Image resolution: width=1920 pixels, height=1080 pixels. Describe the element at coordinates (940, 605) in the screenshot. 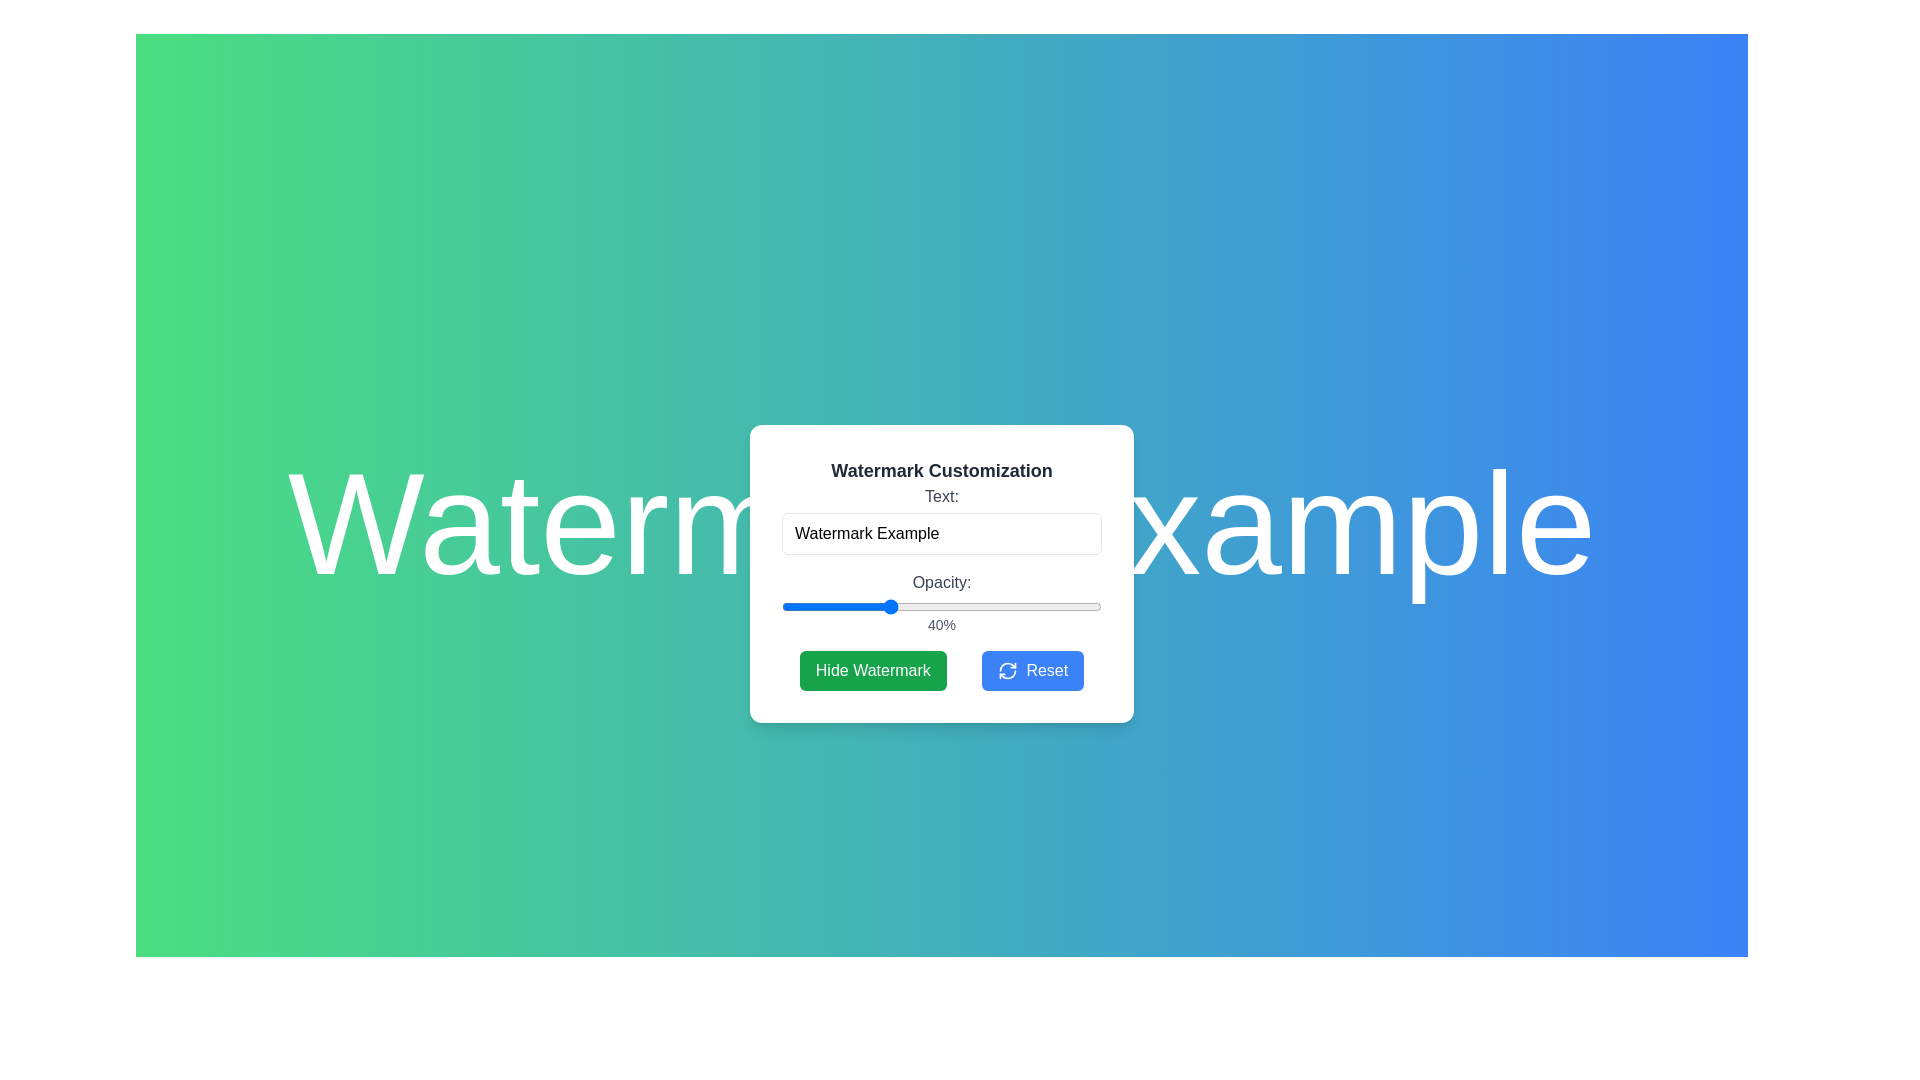

I see `the range slider used to adjust the opacity level, which currently displays 40%, for potential tooltip display` at that location.